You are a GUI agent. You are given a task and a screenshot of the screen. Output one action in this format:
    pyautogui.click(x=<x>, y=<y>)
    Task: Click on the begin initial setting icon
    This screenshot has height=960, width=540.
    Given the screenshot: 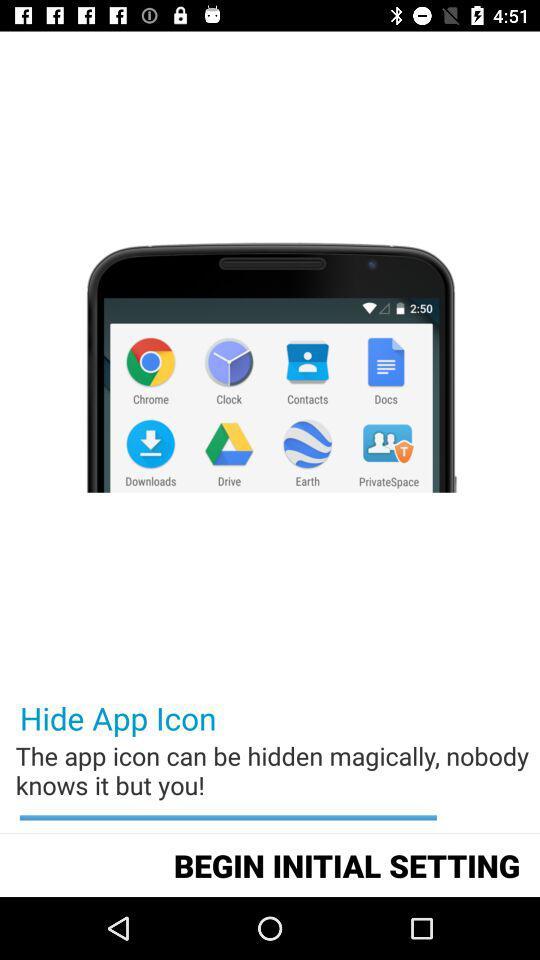 What is the action you would take?
    pyautogui.click(x=346, y=864)
    